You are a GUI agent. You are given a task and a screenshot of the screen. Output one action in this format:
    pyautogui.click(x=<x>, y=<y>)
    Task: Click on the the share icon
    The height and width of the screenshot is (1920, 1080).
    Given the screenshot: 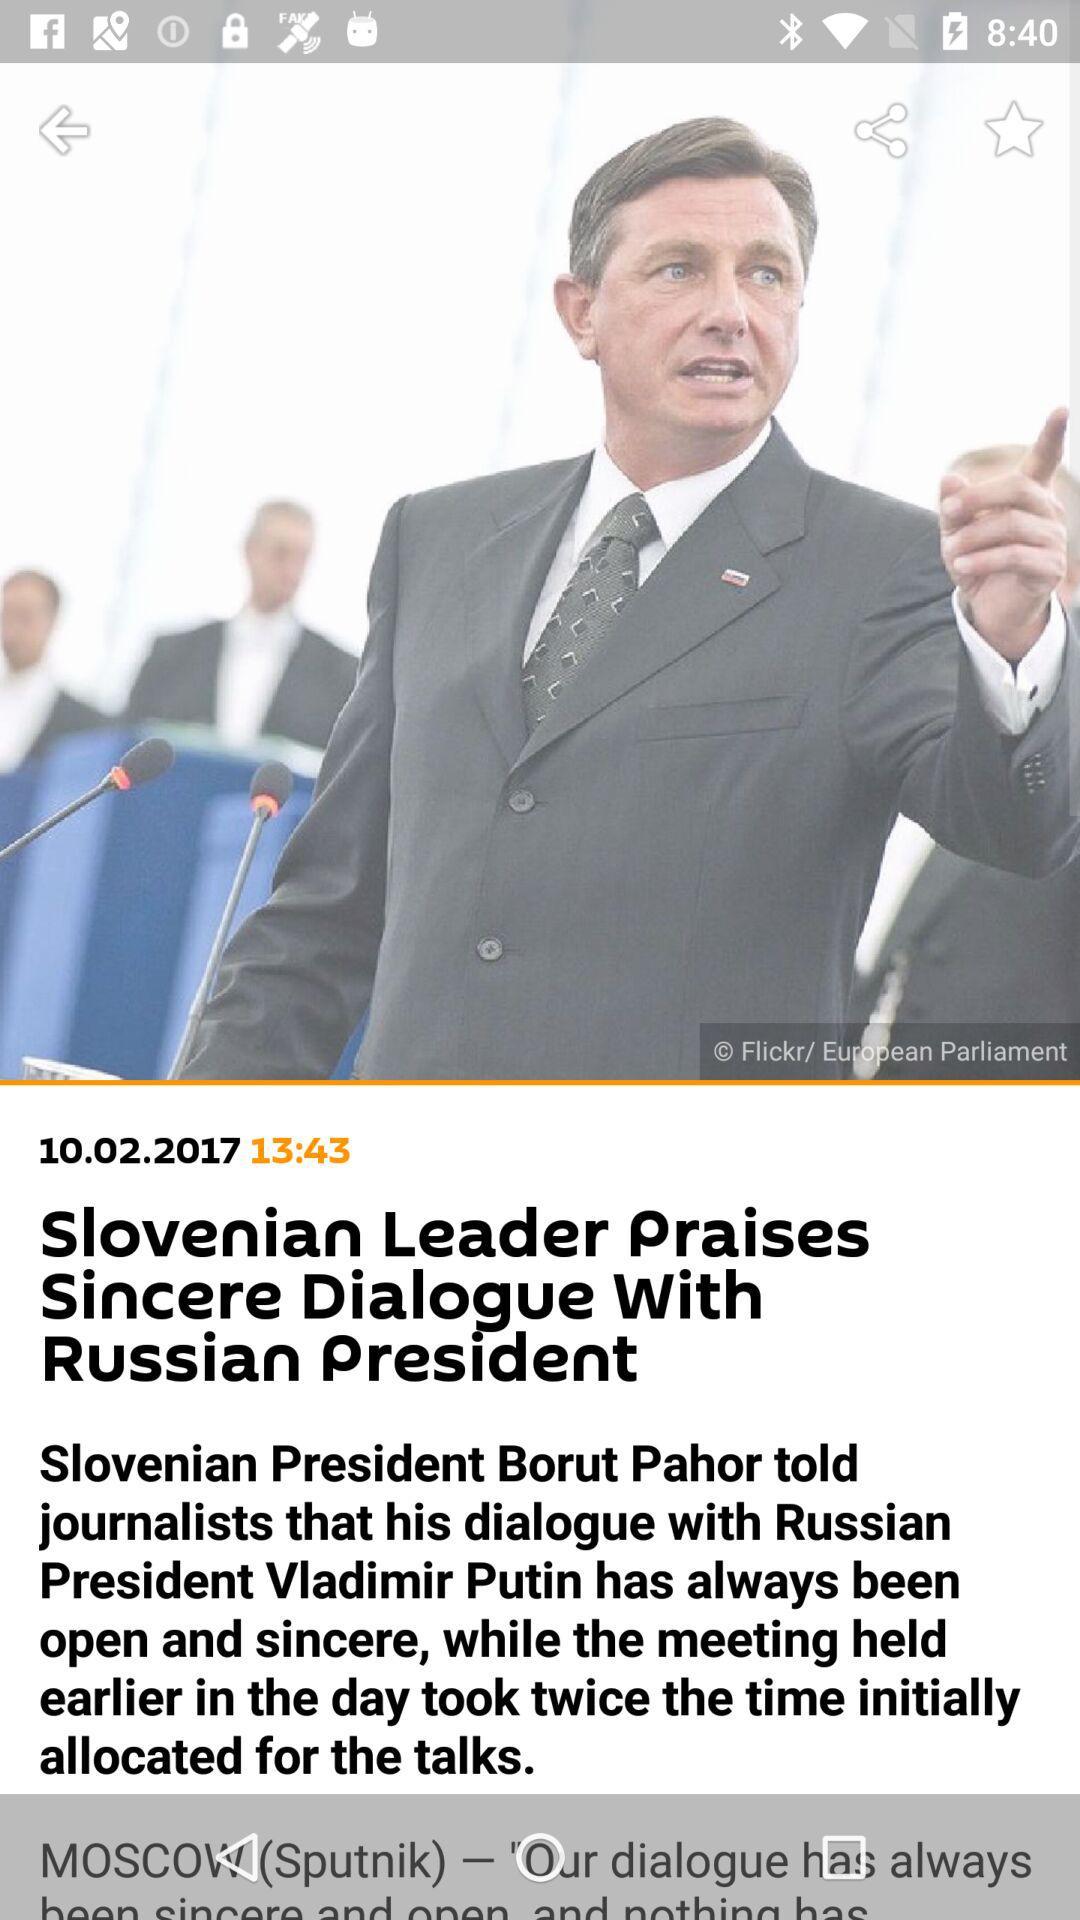 What is the action you would take?
    pyautogui.click(x=882, y=130)
    